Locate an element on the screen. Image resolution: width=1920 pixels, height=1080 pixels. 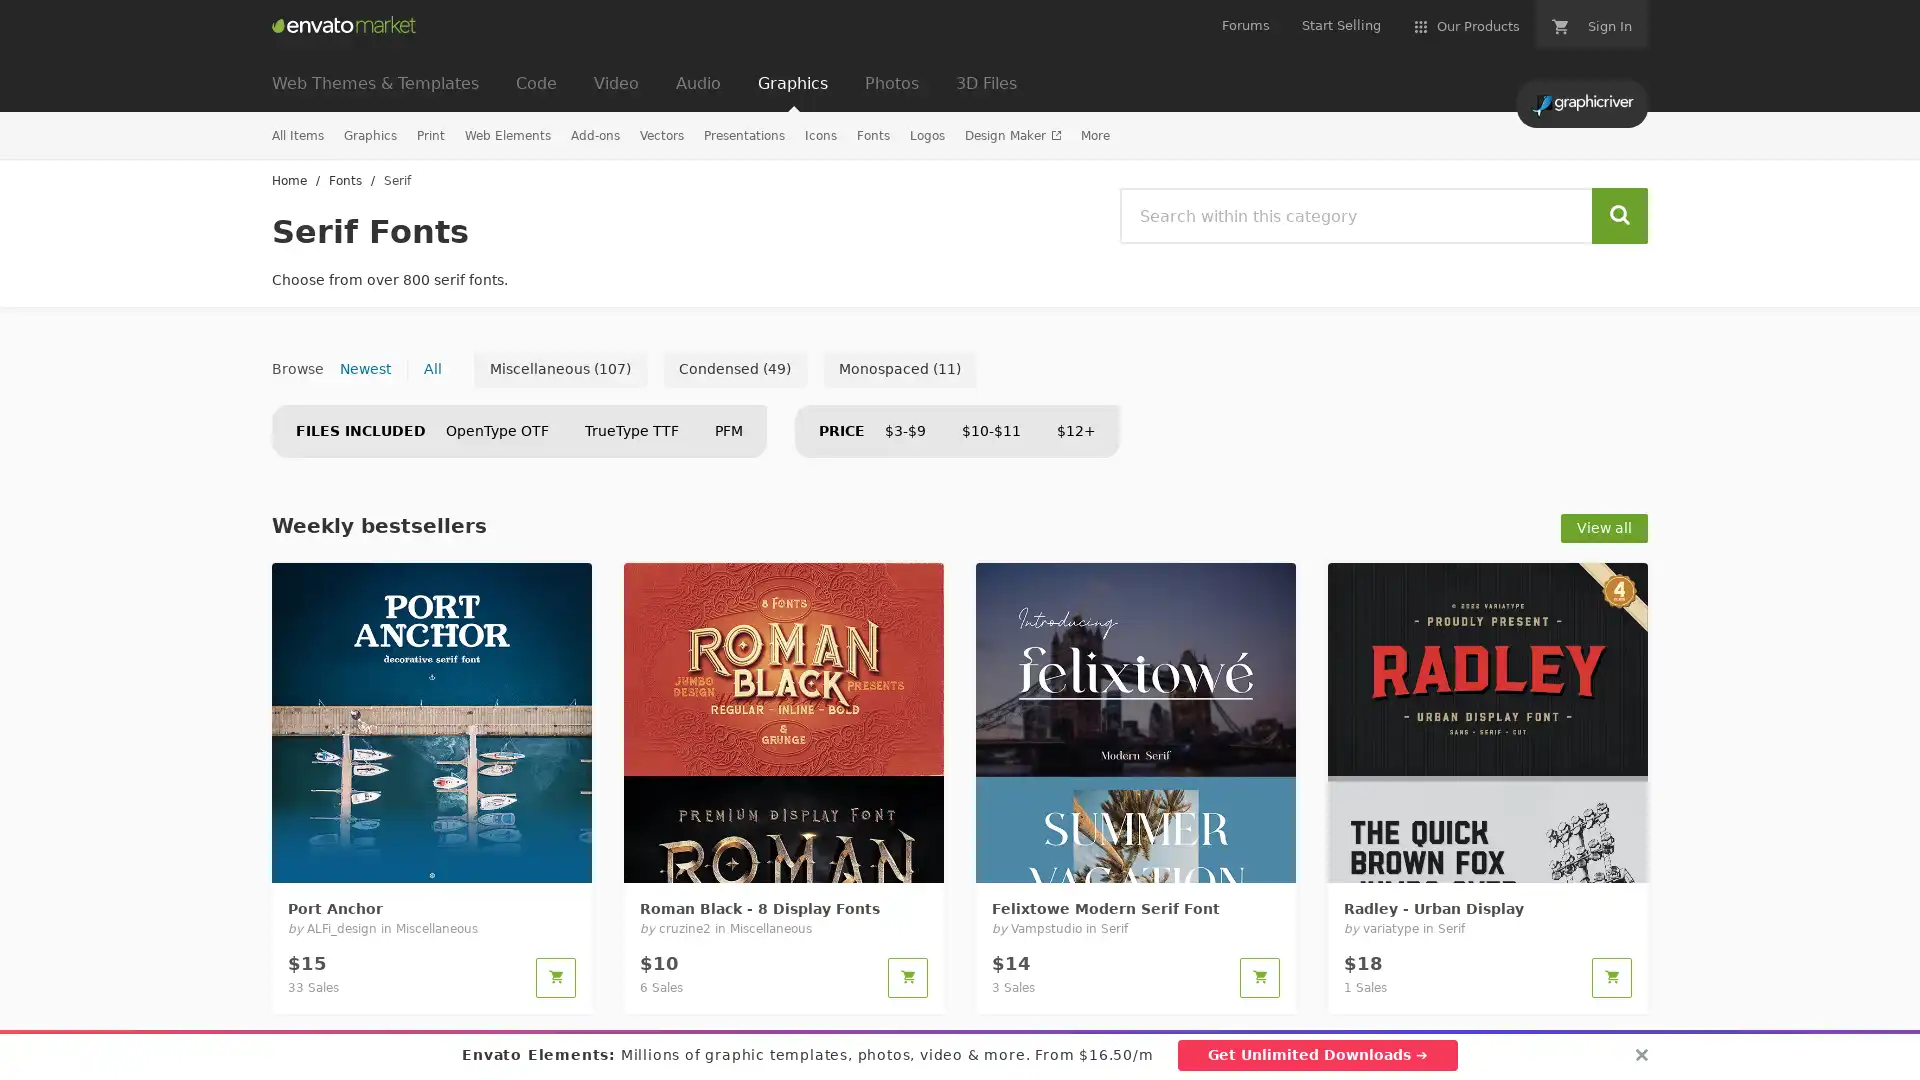
Add to cart is located at coordinates (556, 977).